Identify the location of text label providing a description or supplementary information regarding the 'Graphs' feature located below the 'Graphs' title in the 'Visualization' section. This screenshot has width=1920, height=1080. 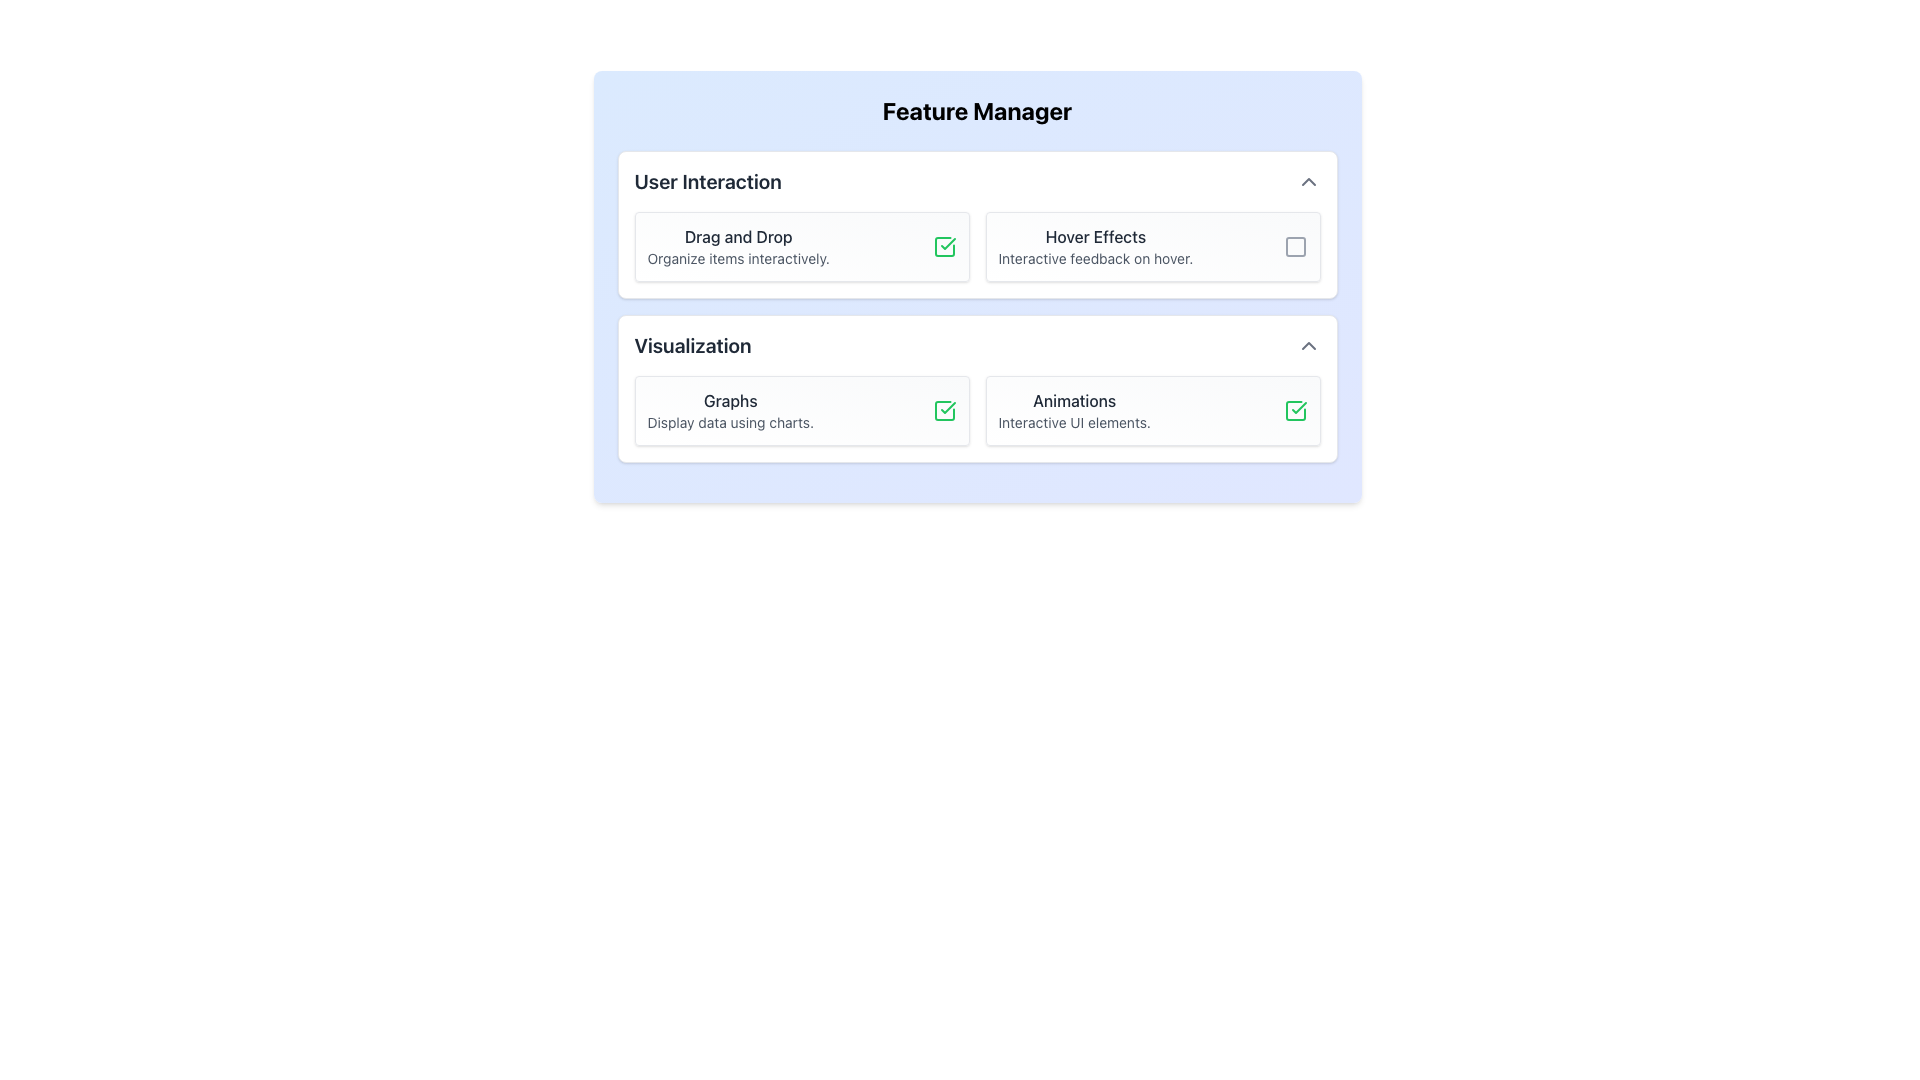
(729, 422).